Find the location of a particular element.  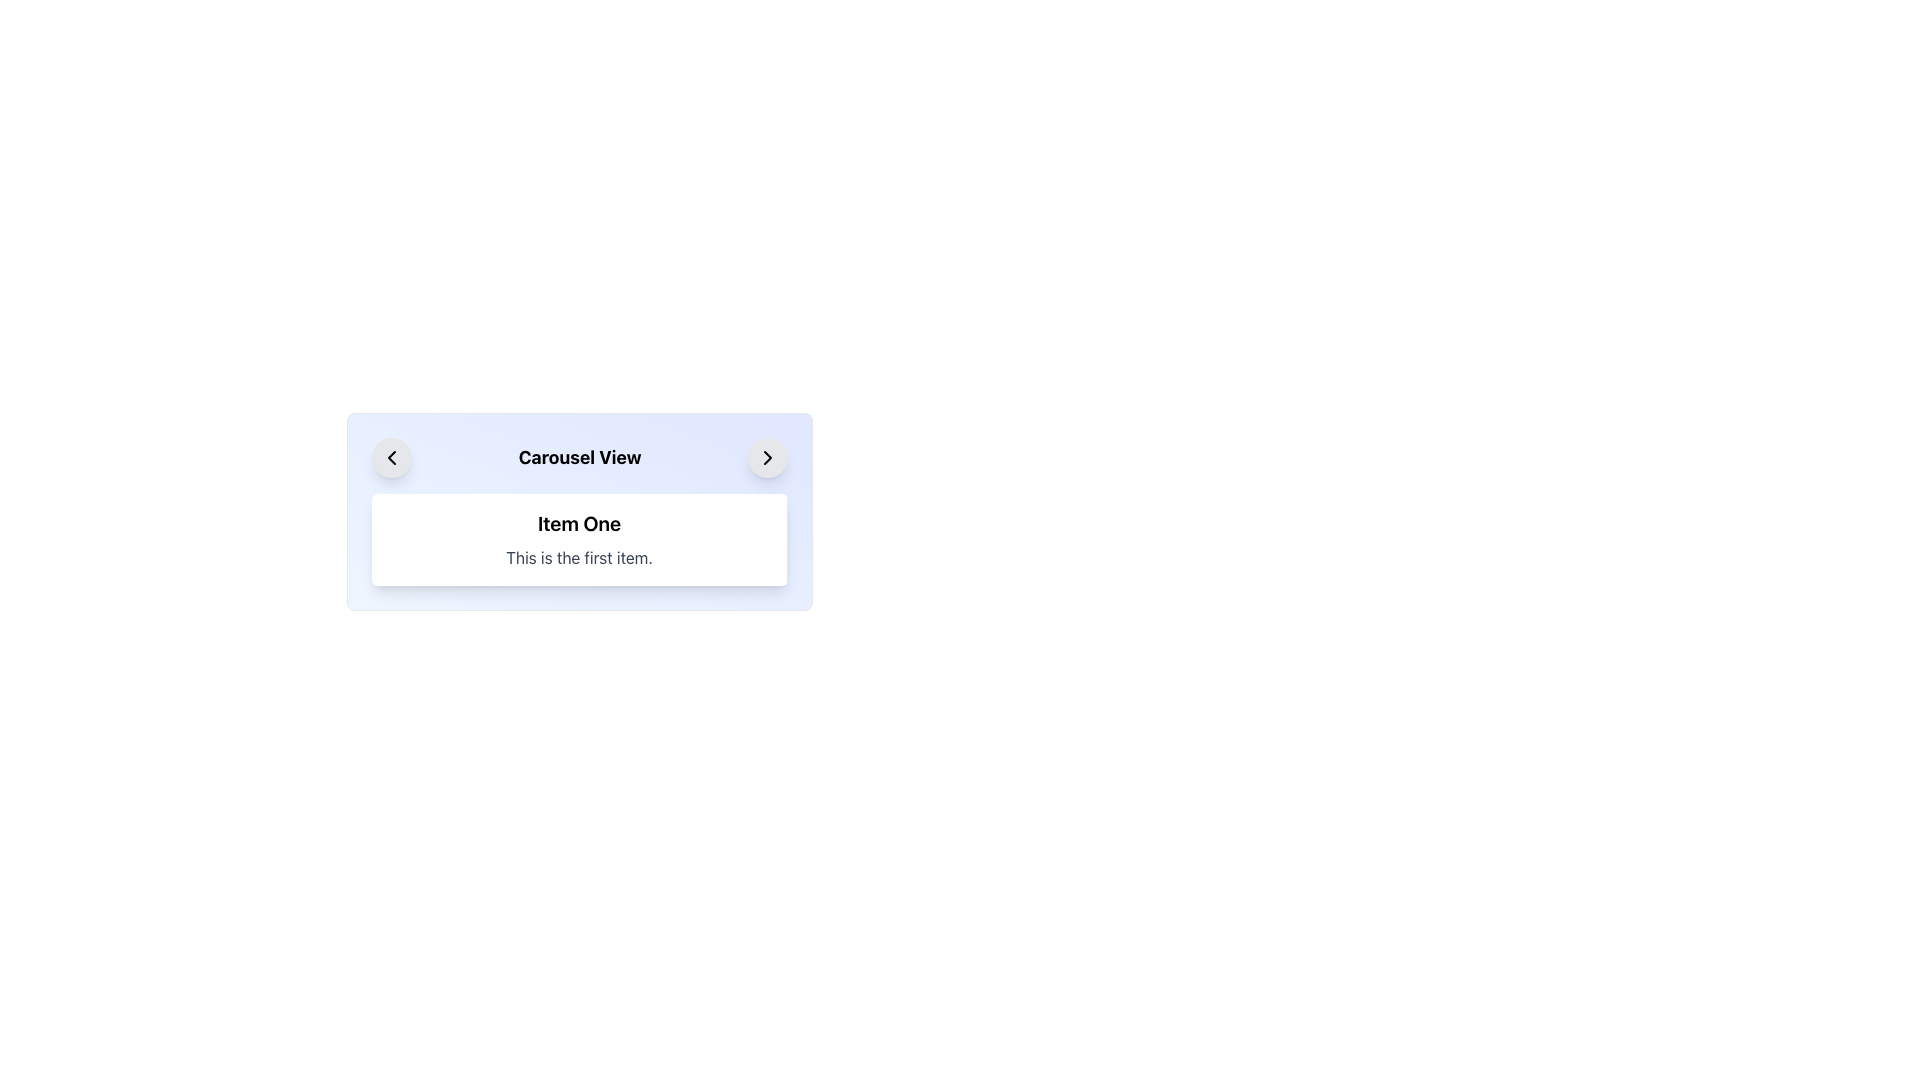

the navigation button located at the far right end of the 'Carousel View' section is located at coordinates (767, 458).